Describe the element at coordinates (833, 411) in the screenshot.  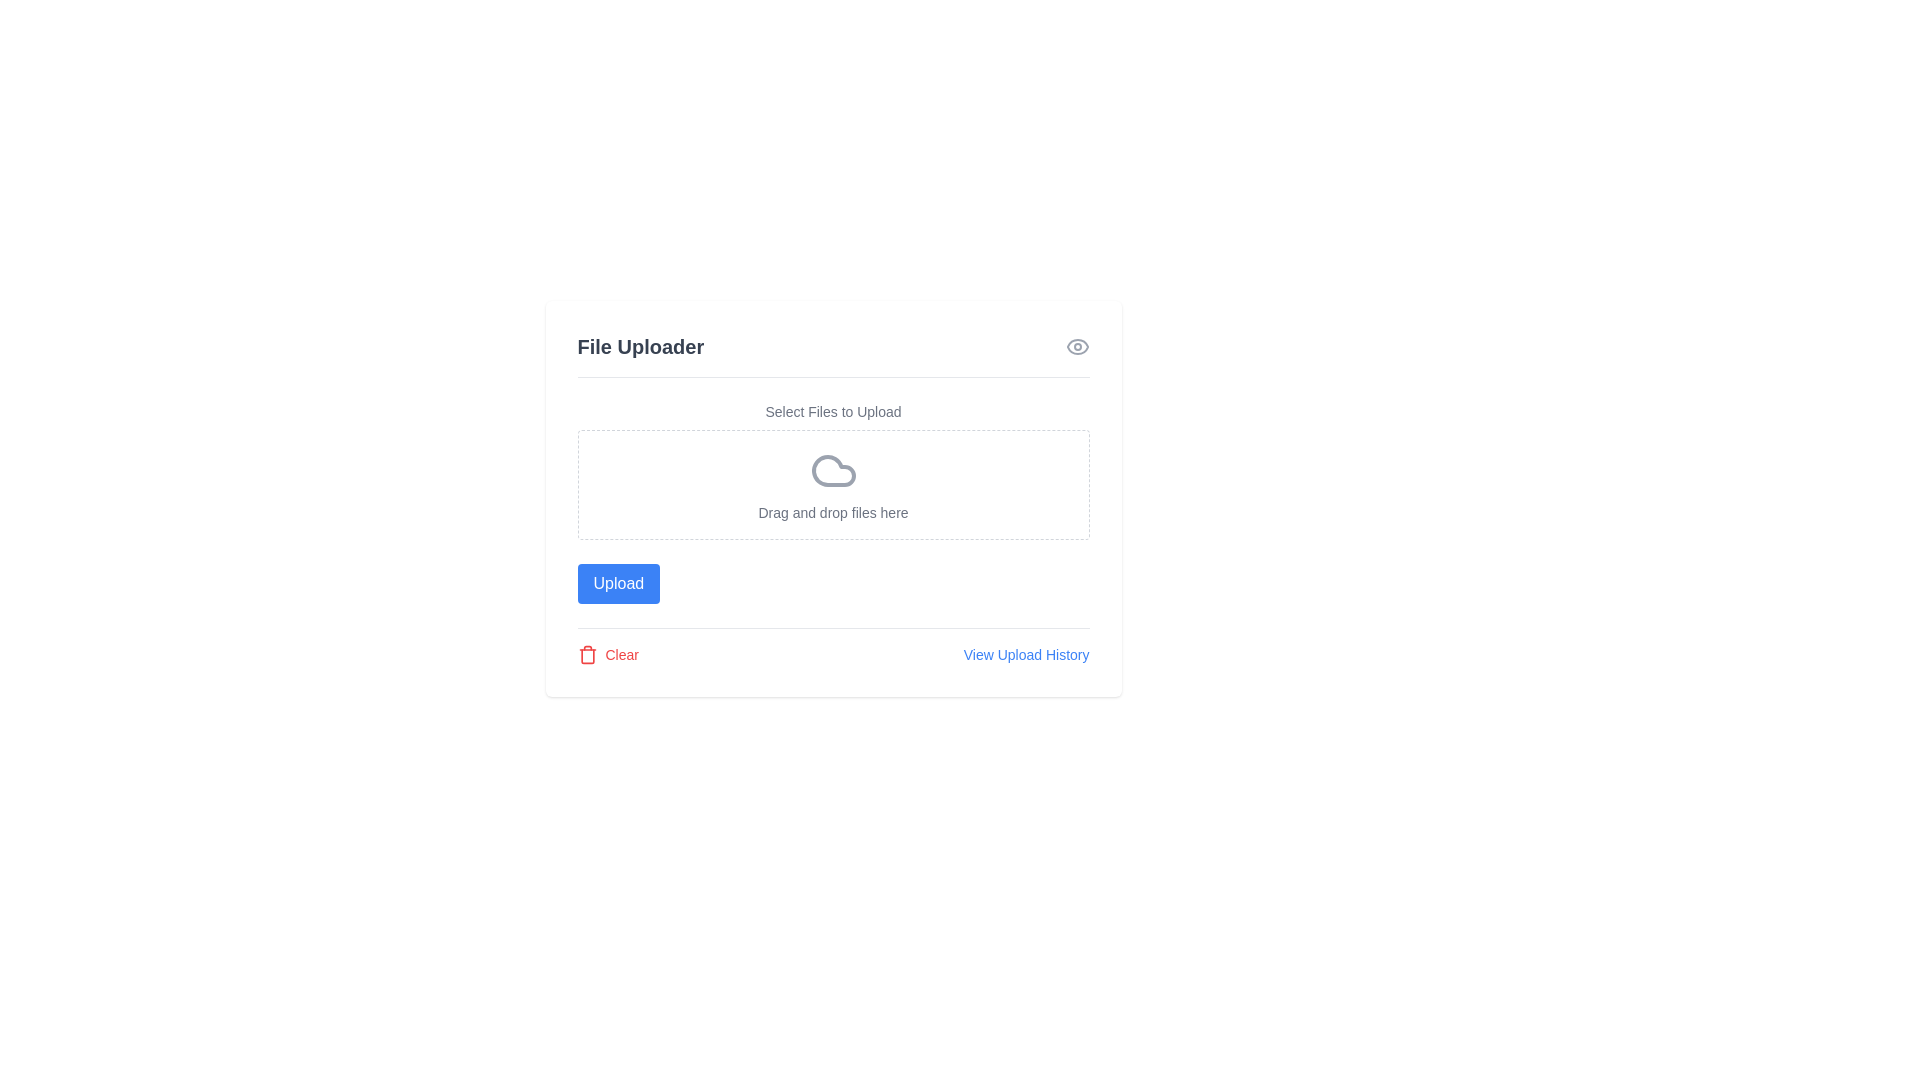
I see `the instructional text that prompts the user to select files for uploading, located above the drag-and-drop box` at that location.